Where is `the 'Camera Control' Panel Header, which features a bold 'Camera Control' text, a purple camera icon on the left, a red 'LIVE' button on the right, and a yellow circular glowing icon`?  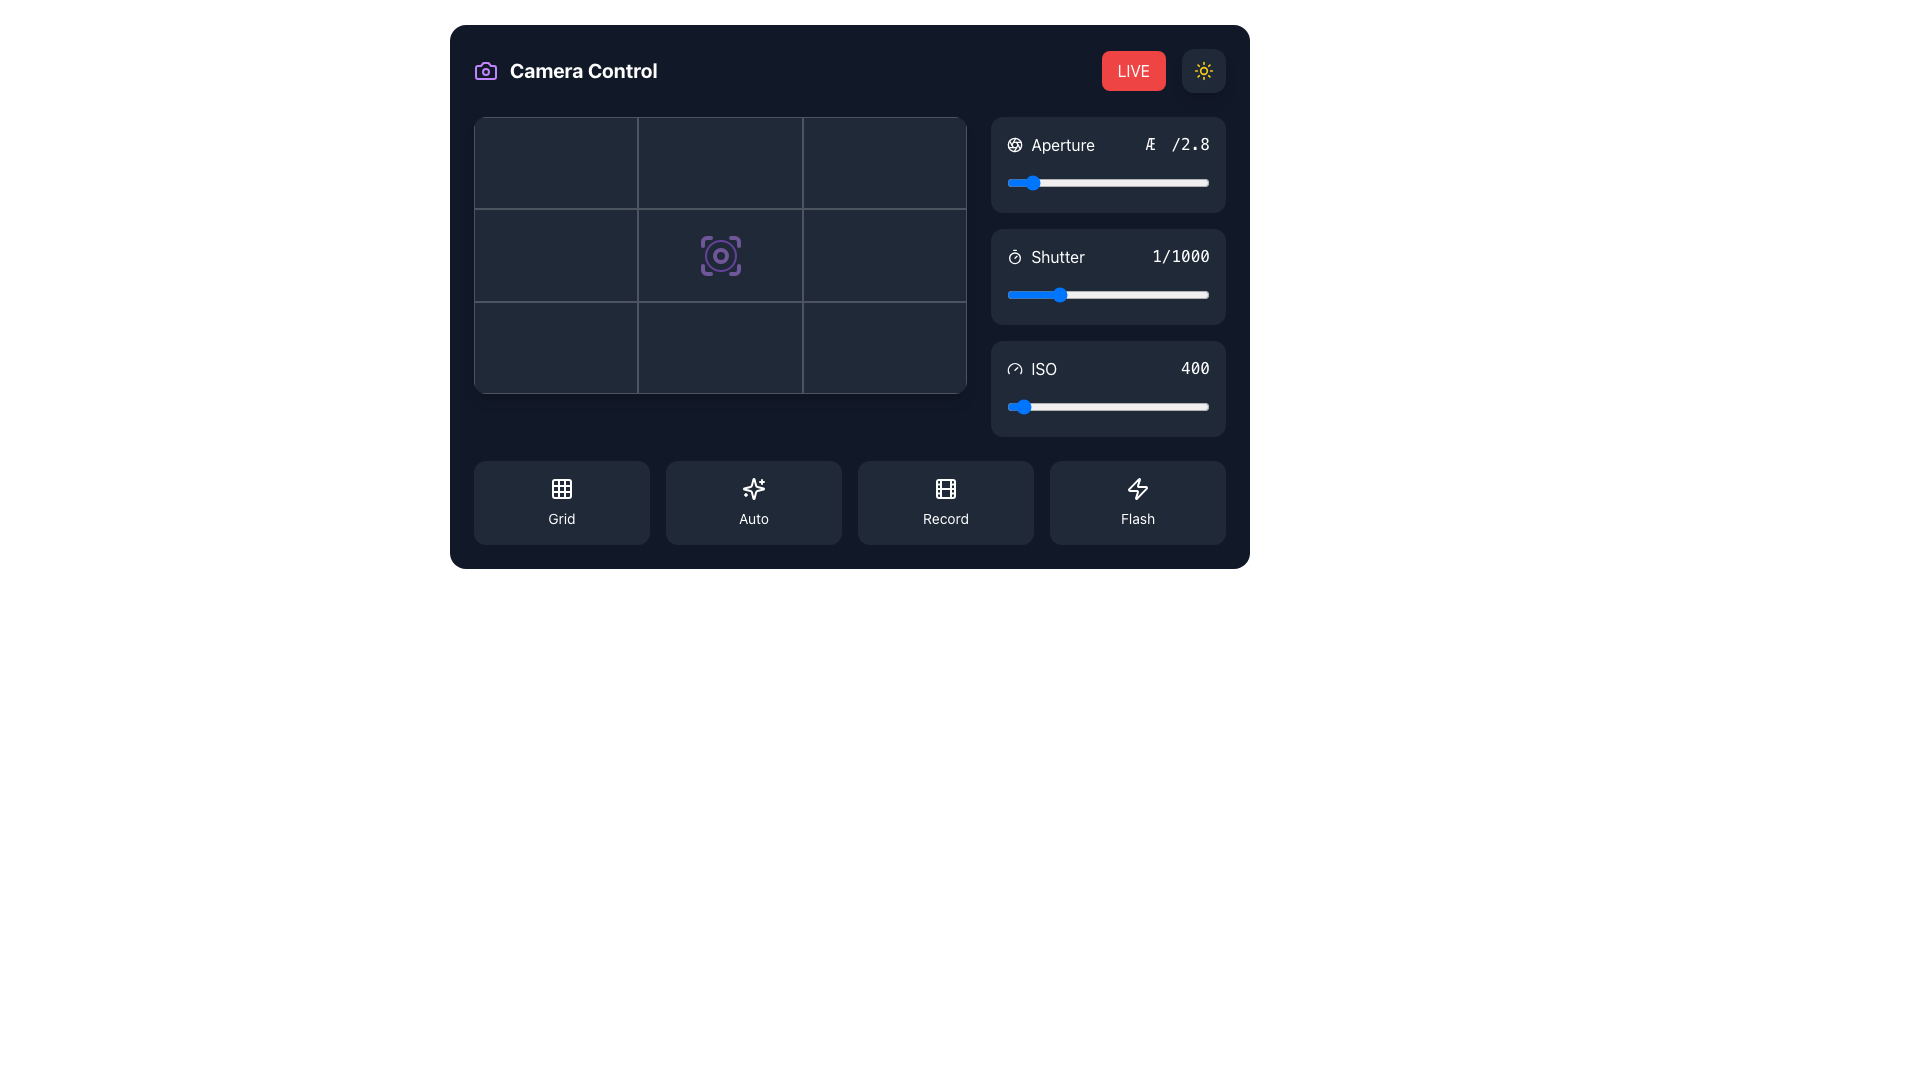
the 'Camera Control' Panel Header, which features a bold 'Camera Control' text, a purple camera icon on the left, a red 'LIVE' button on the right, and a yellow circular glowing icon is located at coordinates (849, 69).